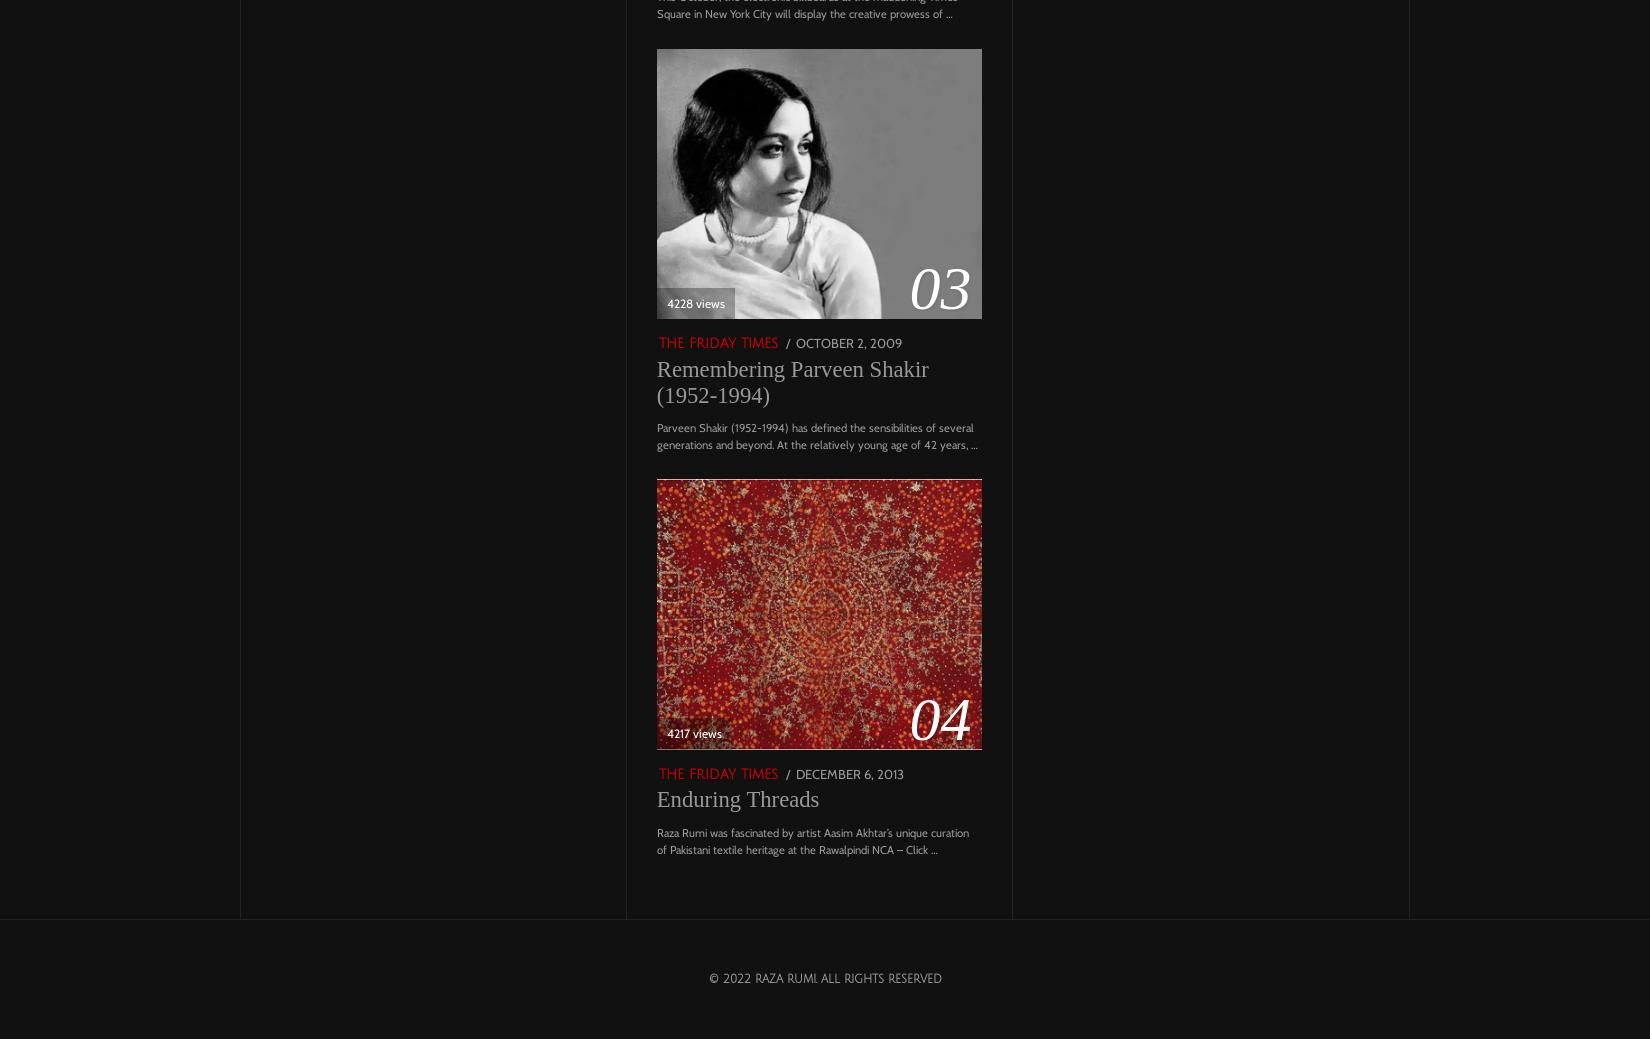 This screenshot has height=1039, width=1650. Describe the element at coordinates (736, 798) in the screenshot. I see `'Enduring Threads'` at that location.